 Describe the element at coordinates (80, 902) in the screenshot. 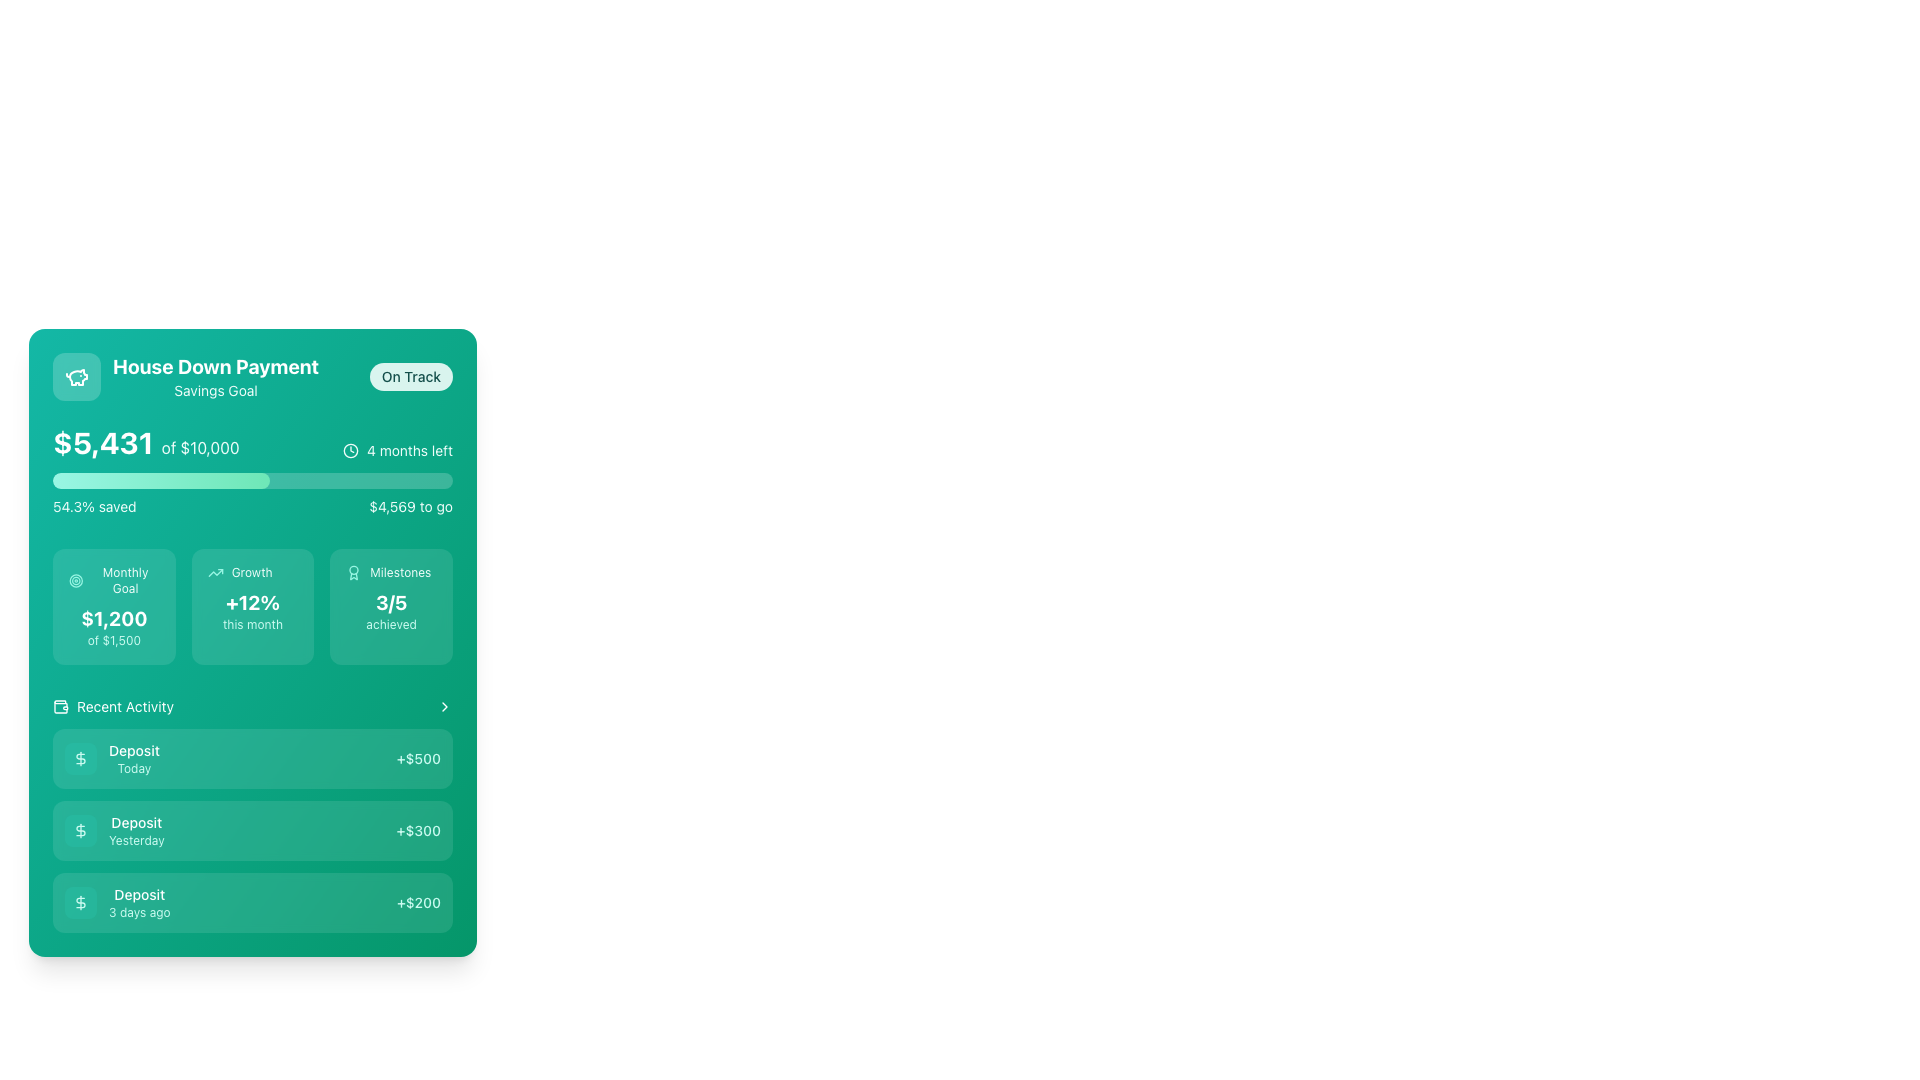

I see `the dollar sign icon located in the 'Recent Activity' section next to 'Deposit Today'` at that location.